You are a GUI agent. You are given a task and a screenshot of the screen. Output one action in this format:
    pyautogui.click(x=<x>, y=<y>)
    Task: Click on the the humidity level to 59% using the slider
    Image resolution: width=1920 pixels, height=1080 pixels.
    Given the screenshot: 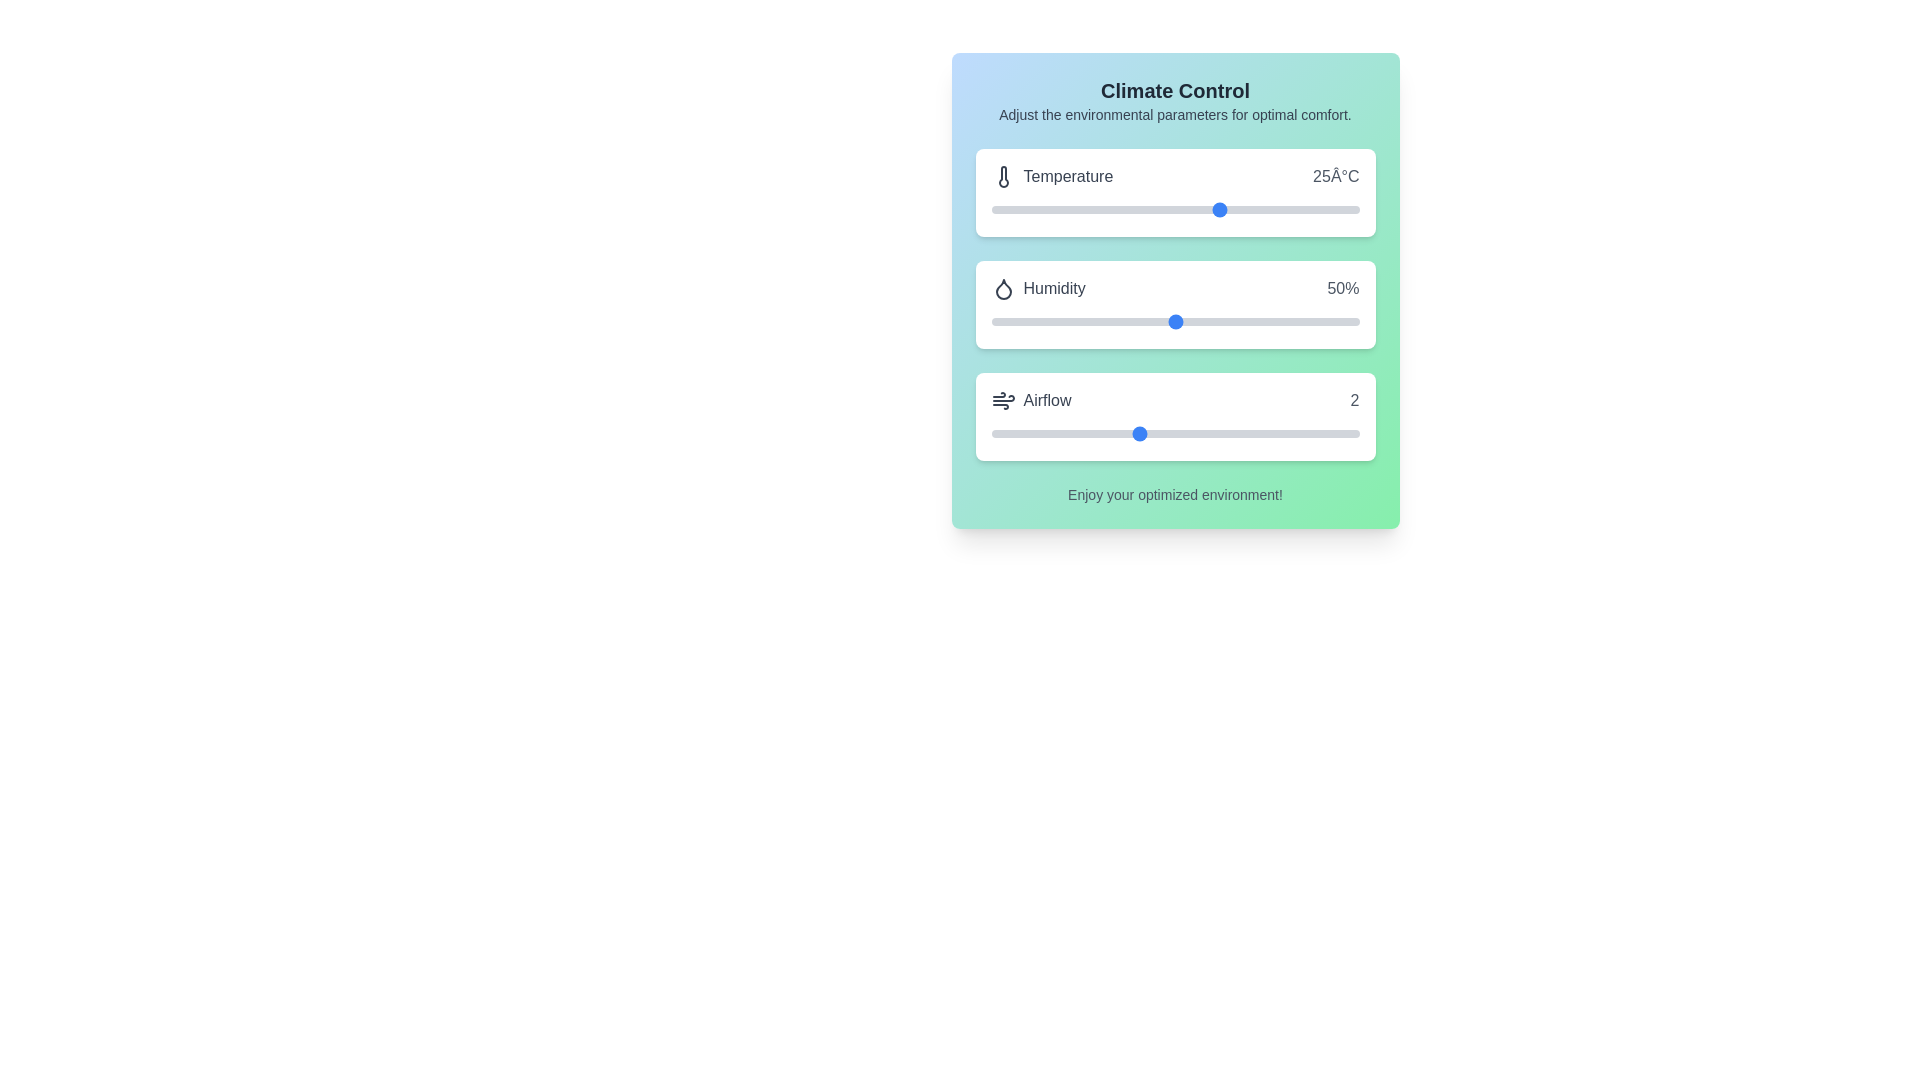 What is the action you would take?
    pyautogui.click(x=1207, y=320)
    